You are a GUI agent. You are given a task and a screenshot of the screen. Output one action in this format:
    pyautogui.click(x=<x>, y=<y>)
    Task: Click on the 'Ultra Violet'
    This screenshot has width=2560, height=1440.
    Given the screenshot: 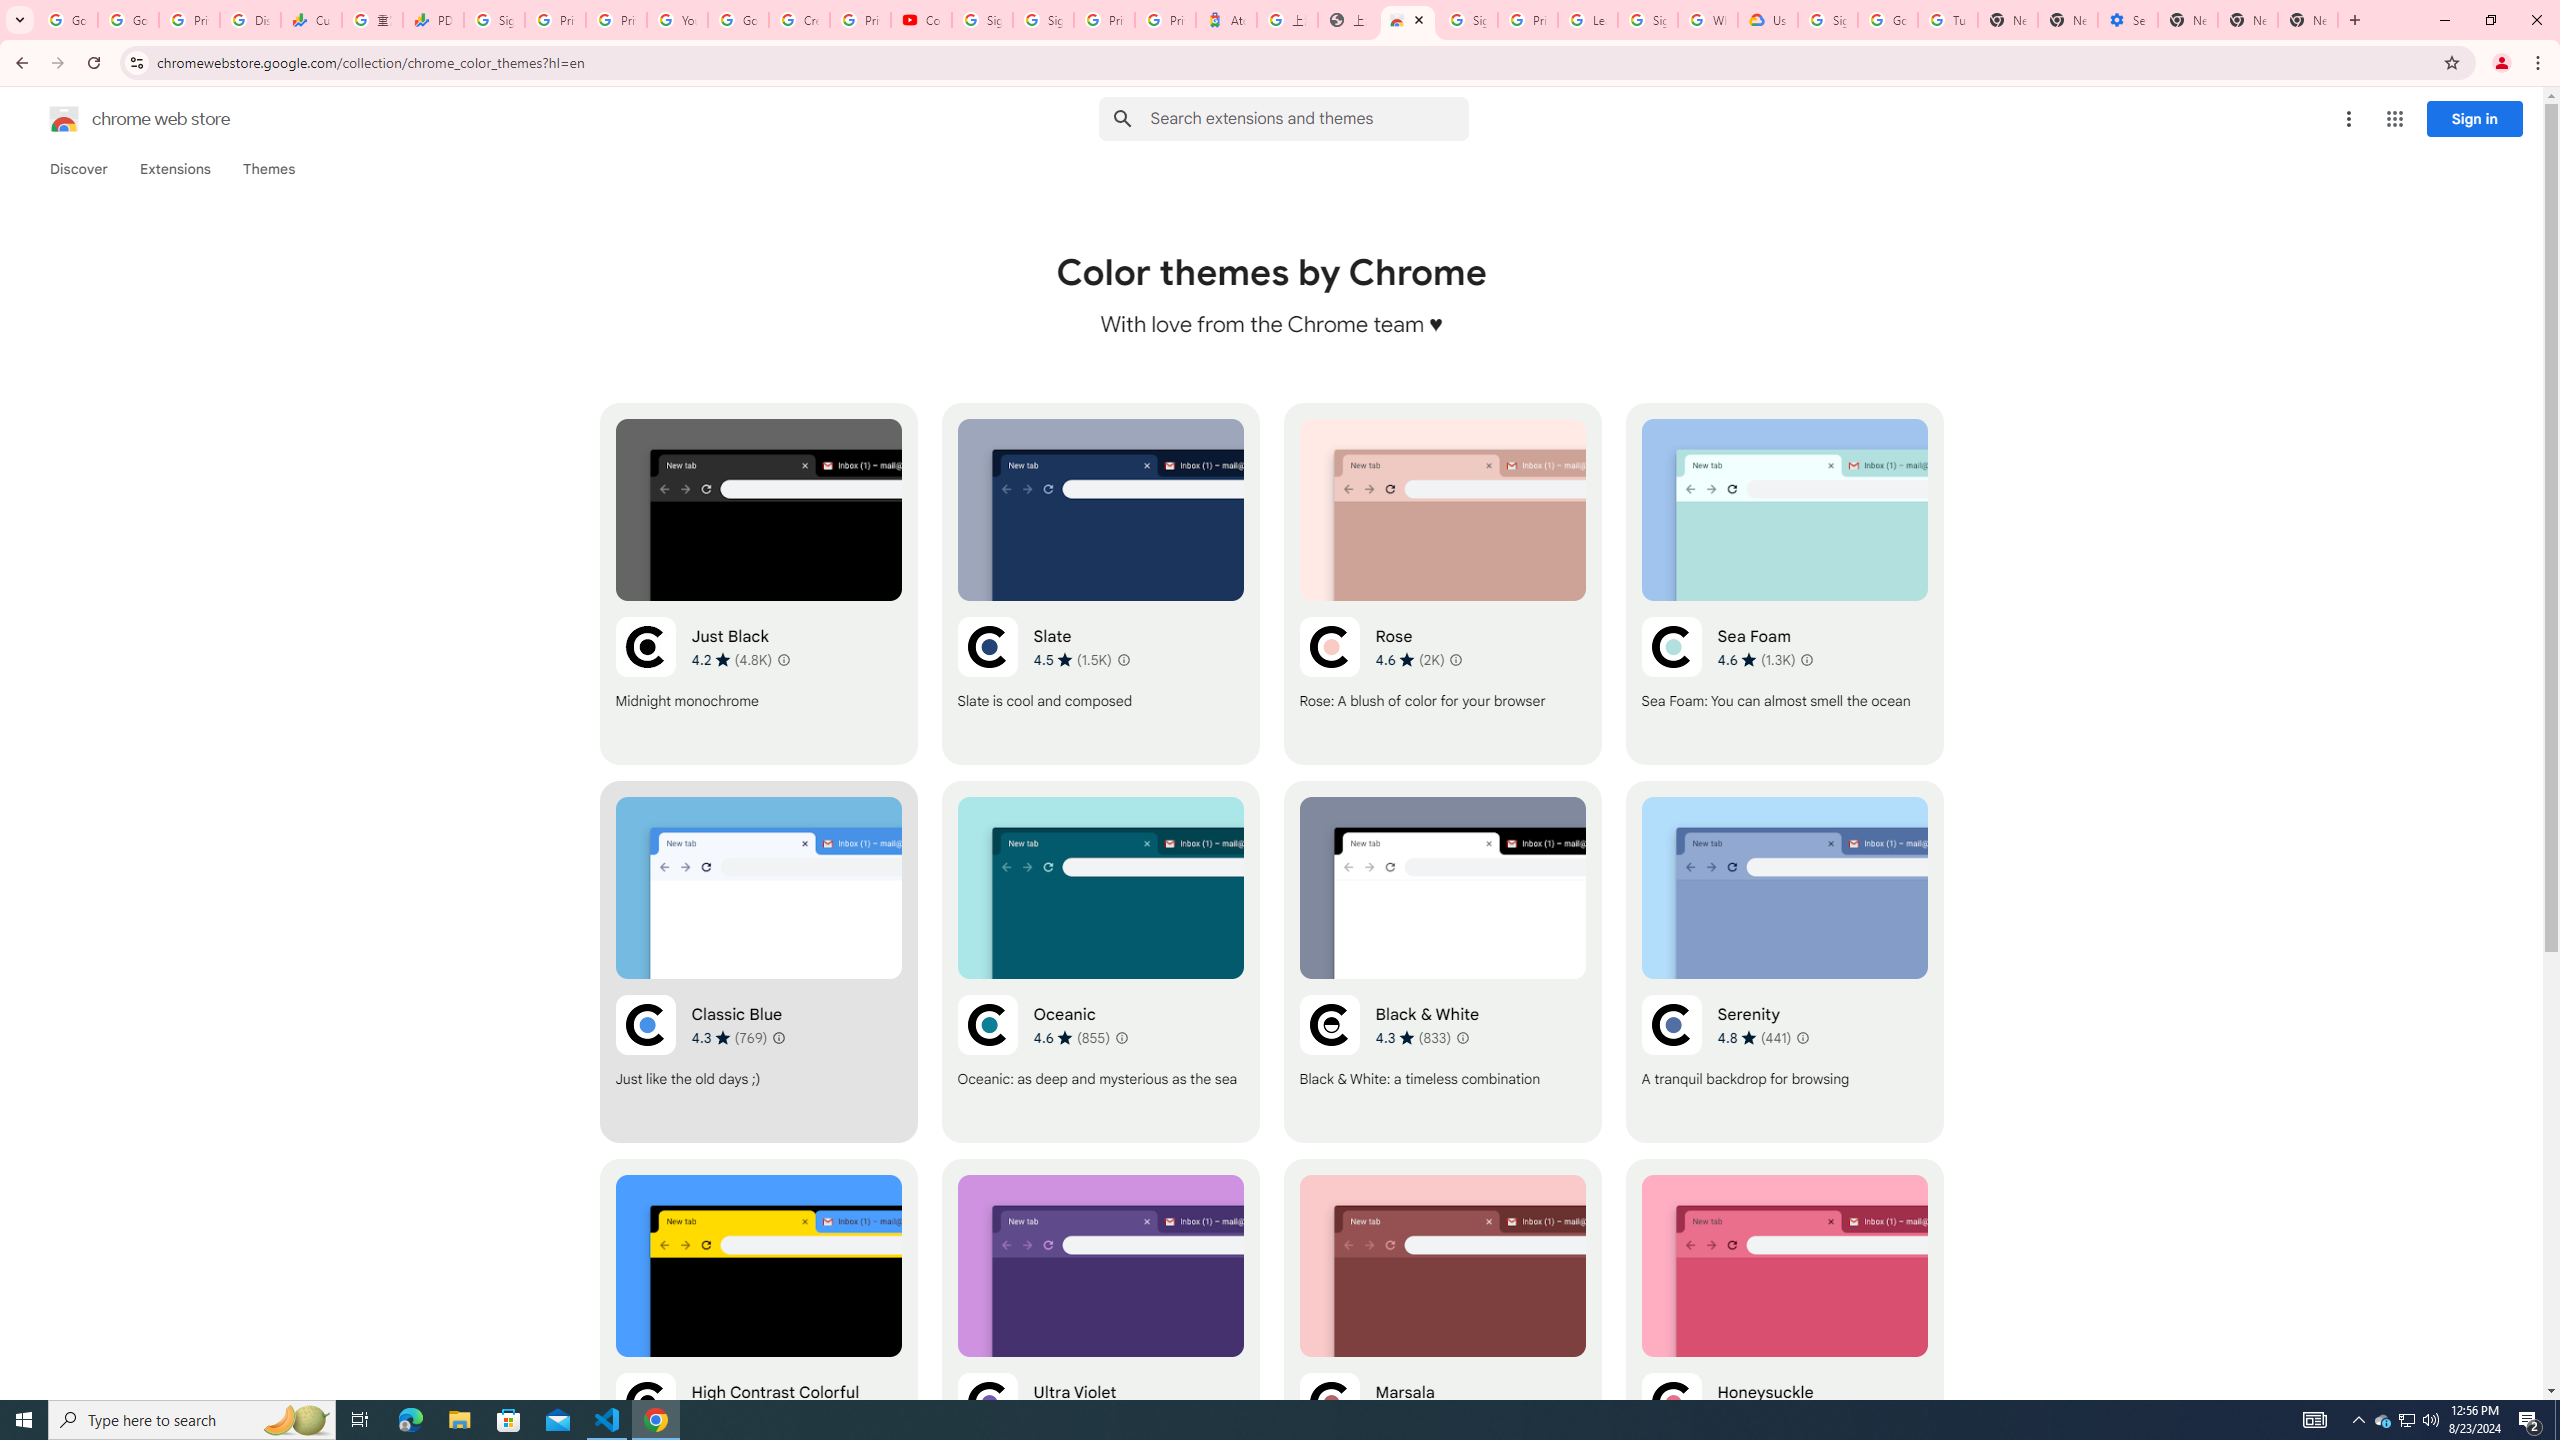 What is the action you would take?
    pyautogui.click(x=1100, y=1338)
    